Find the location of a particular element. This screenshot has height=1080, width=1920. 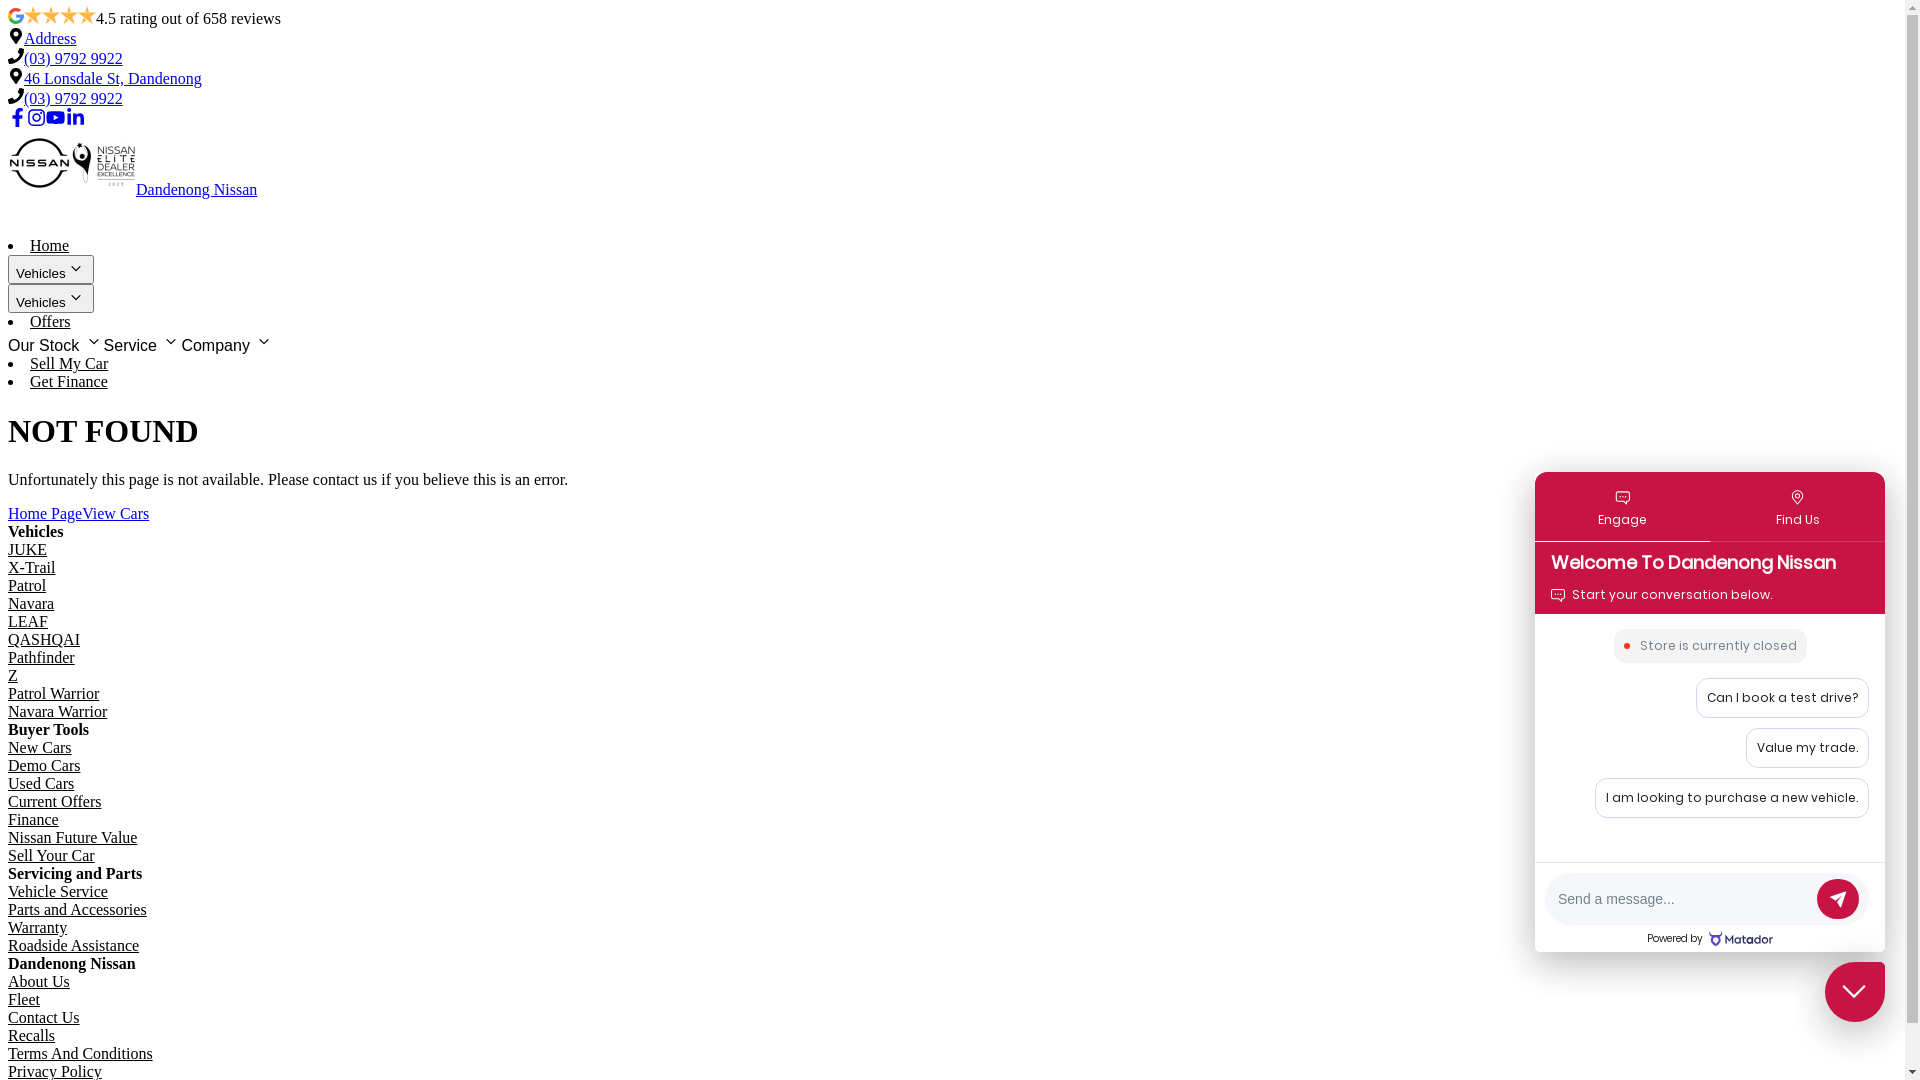

'View Cars' is located at coordinates (80, 512).